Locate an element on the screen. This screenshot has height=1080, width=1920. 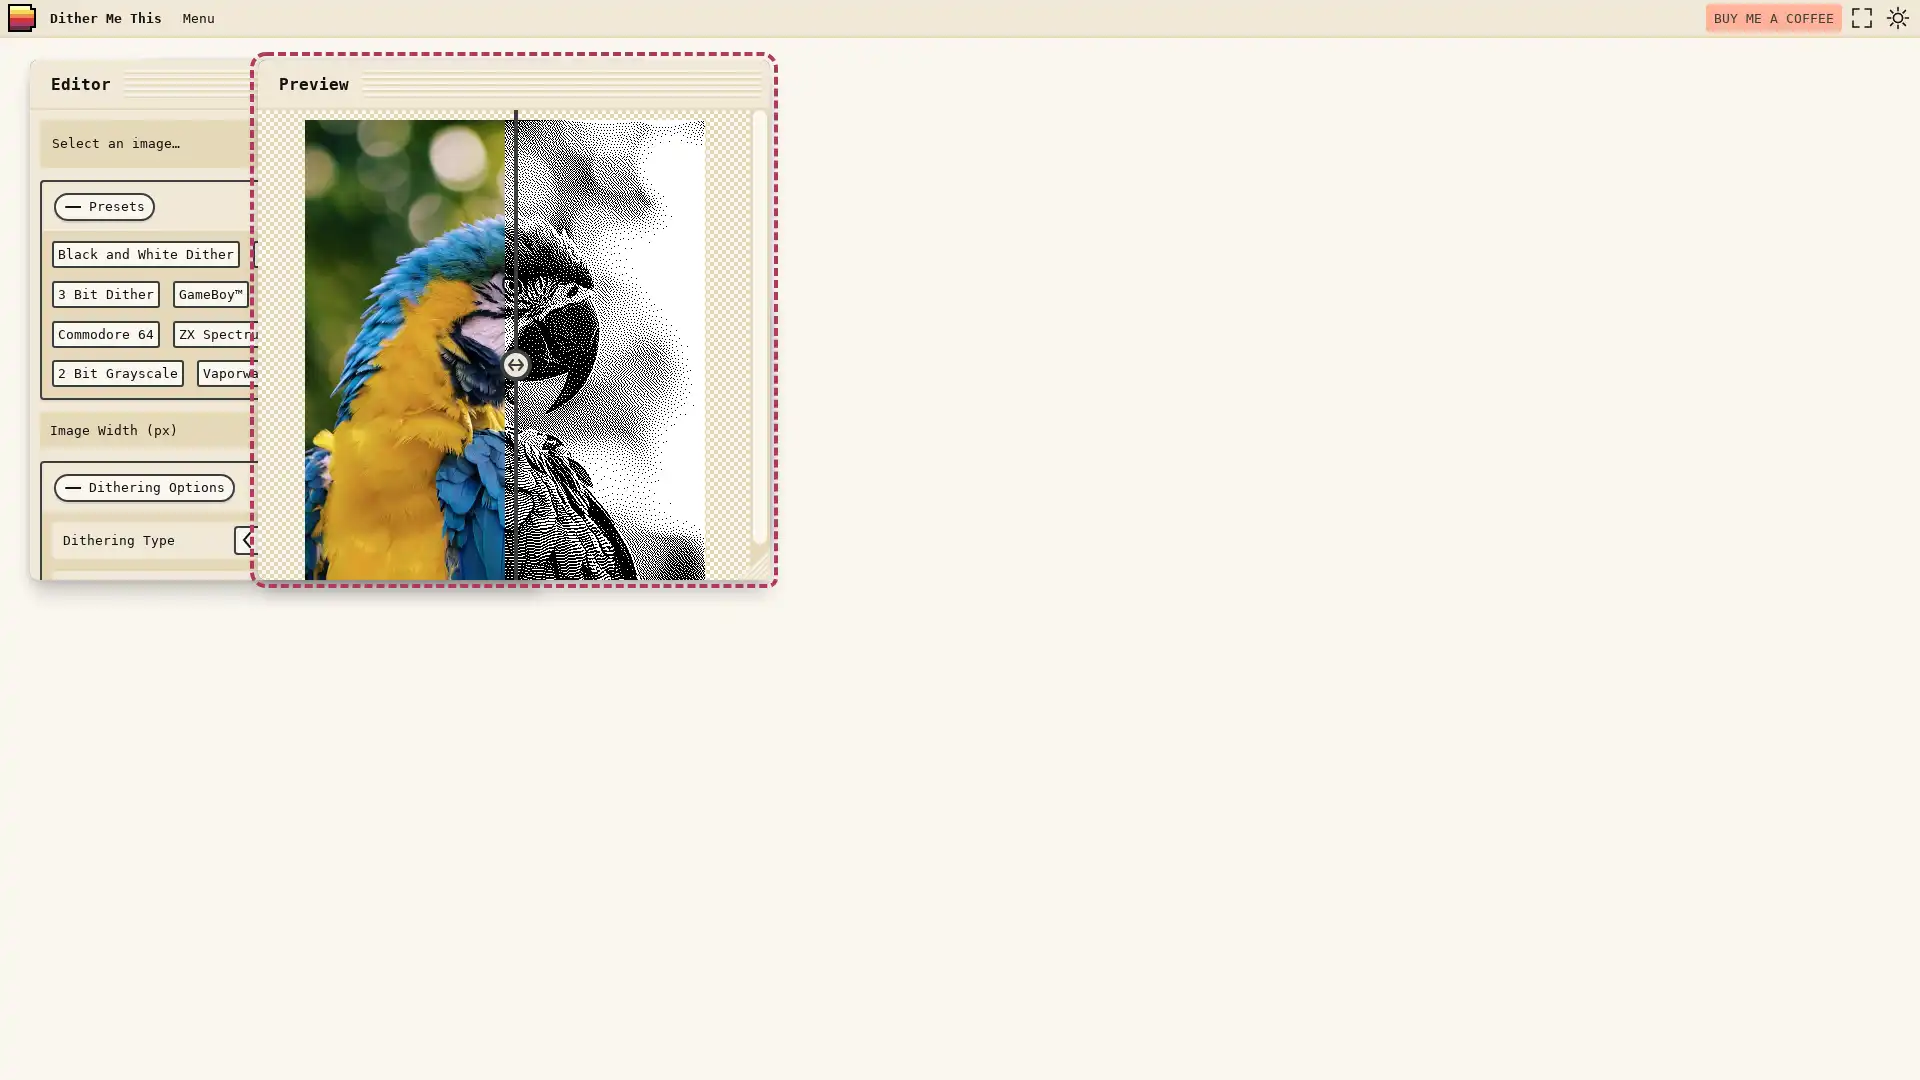
Choose File is located at coordinates (340, 142).